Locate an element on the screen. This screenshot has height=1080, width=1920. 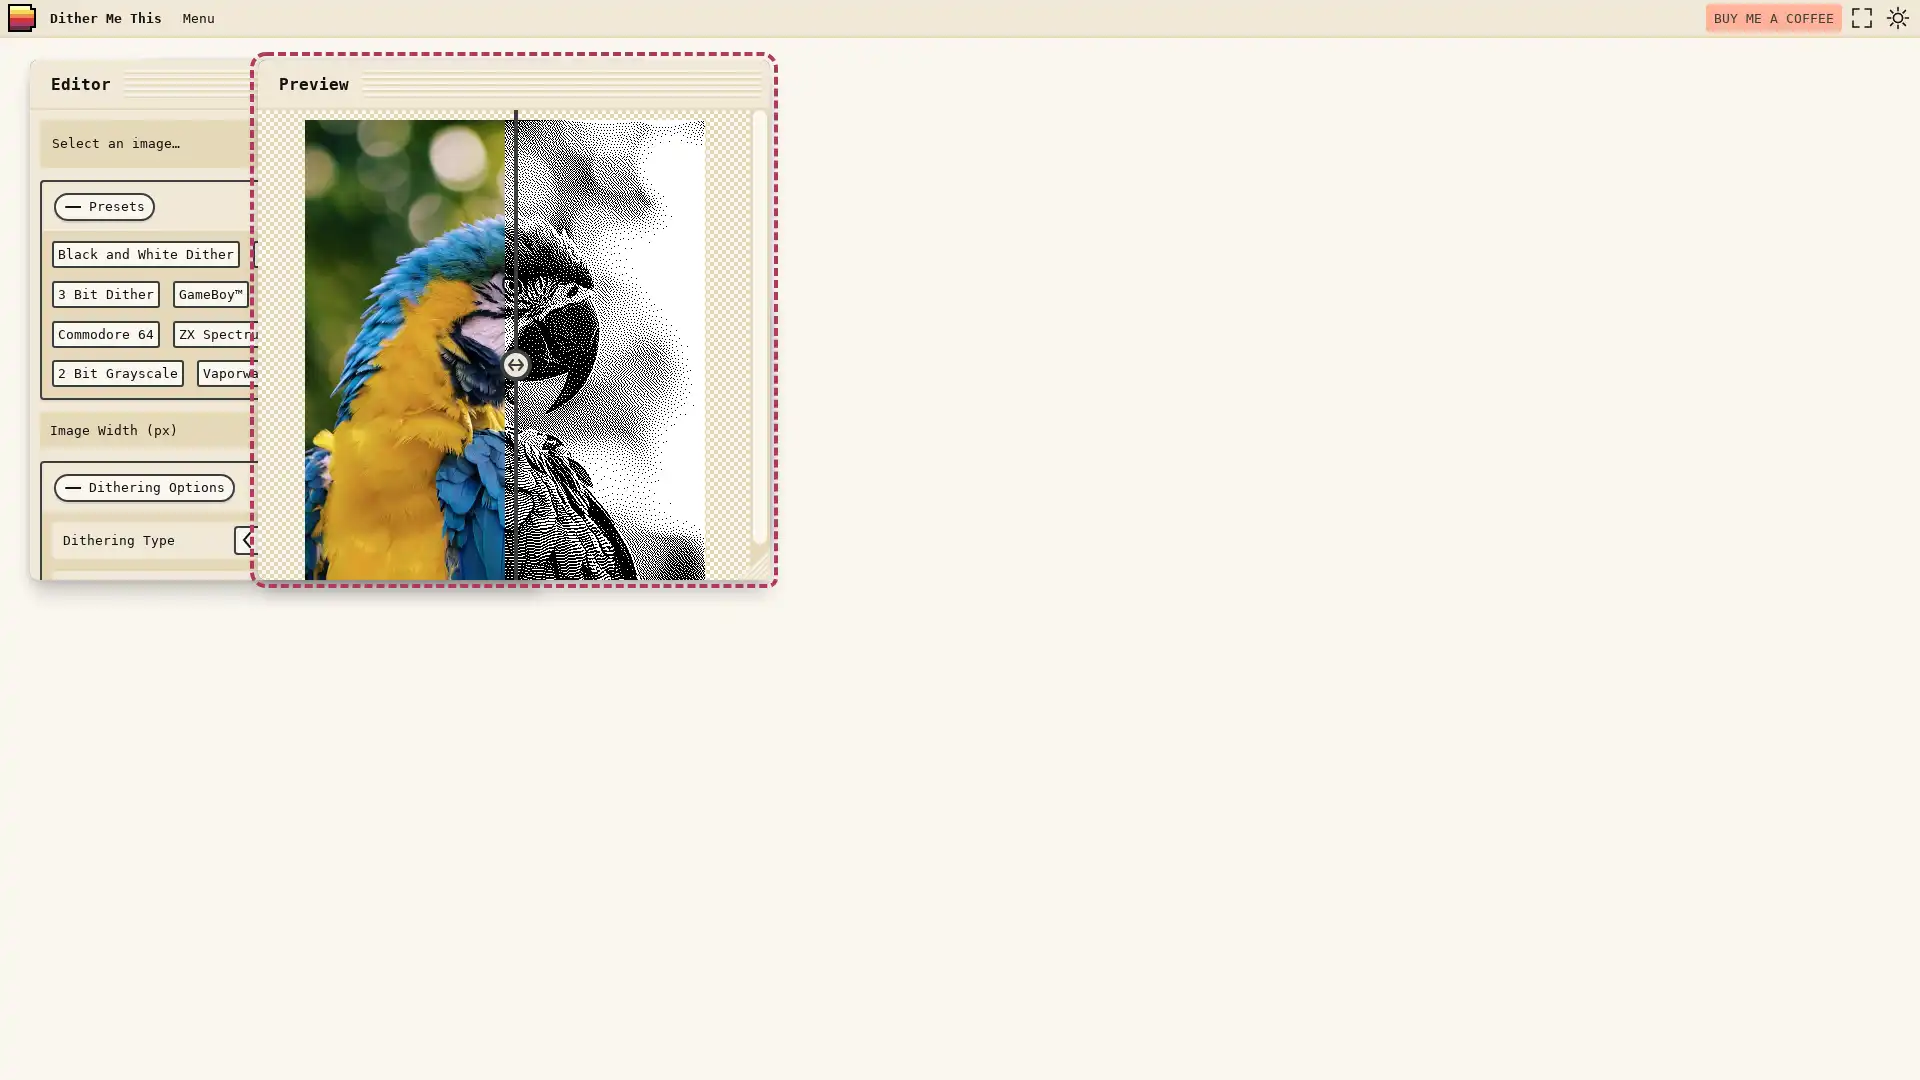
Choose File is located at coordinates (340, 142).